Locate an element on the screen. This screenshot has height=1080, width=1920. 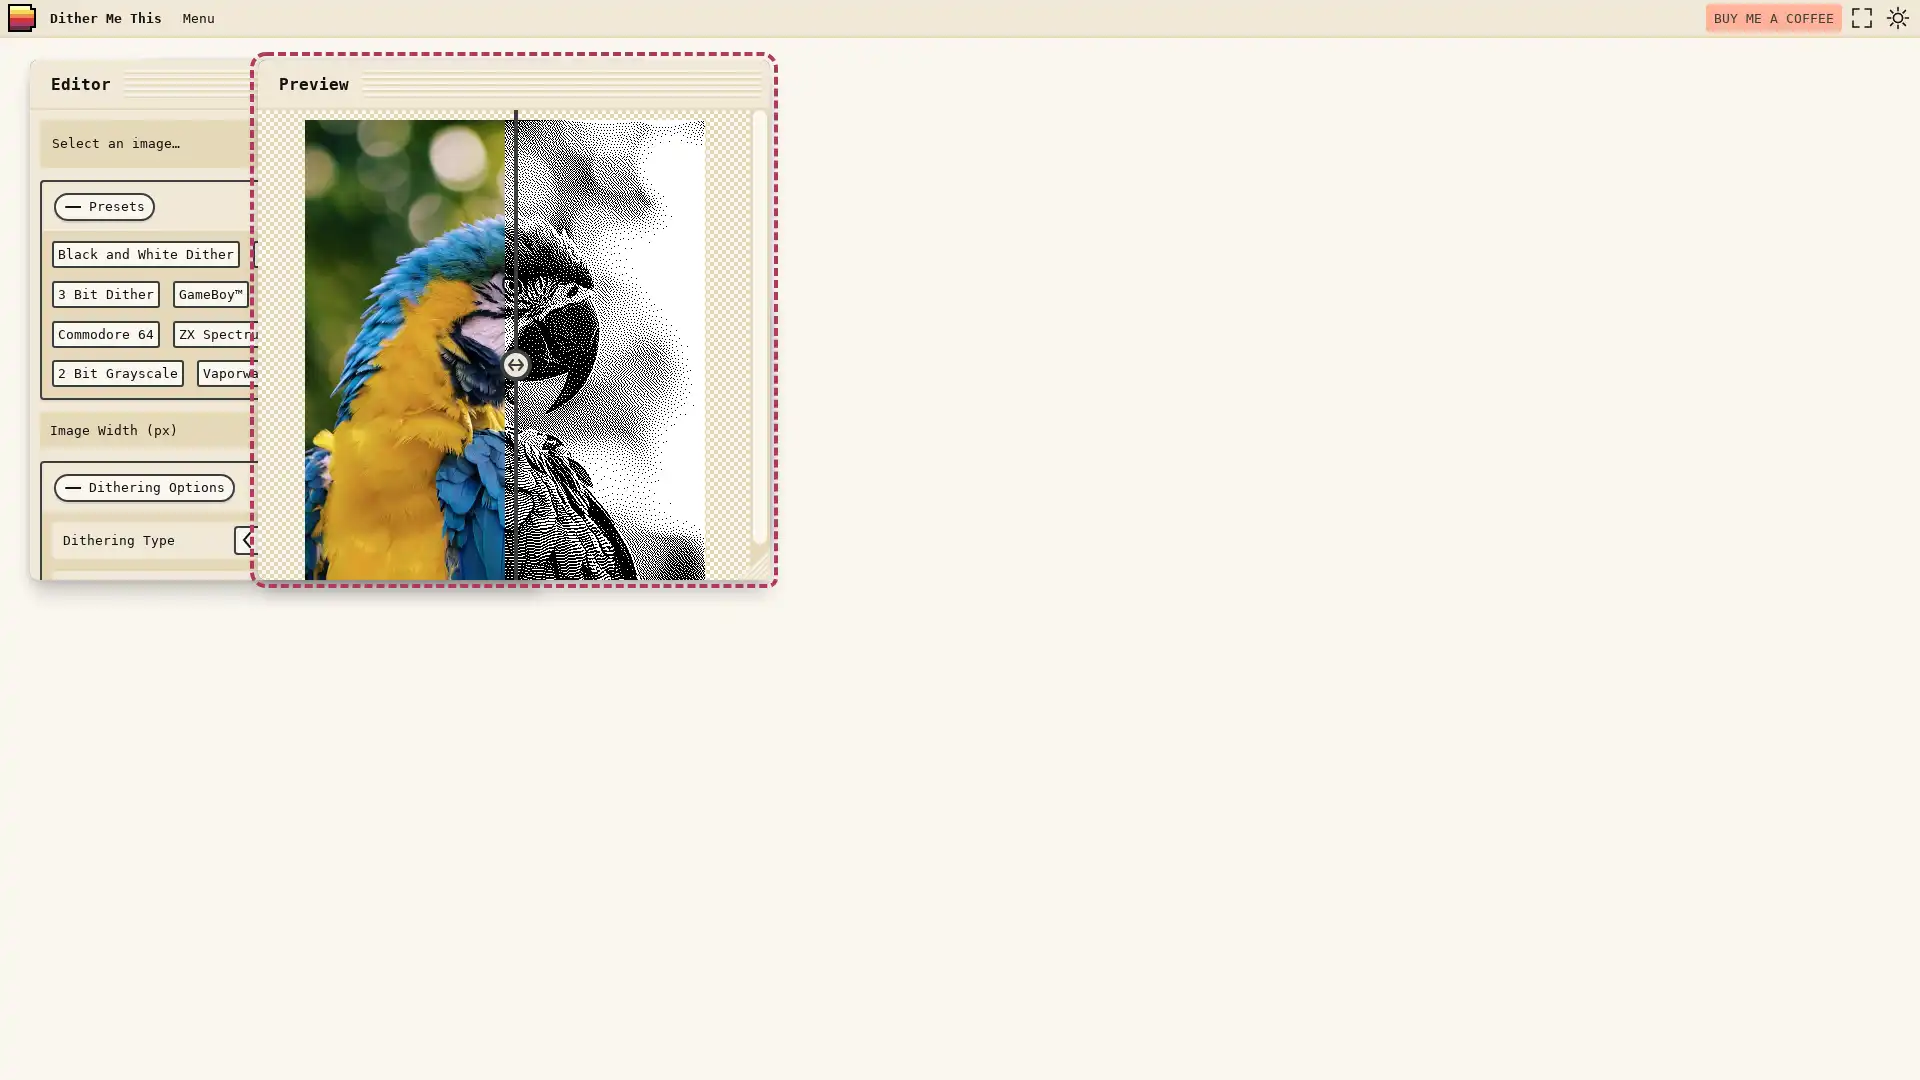
Choose File is located at coordinates (340, 142).